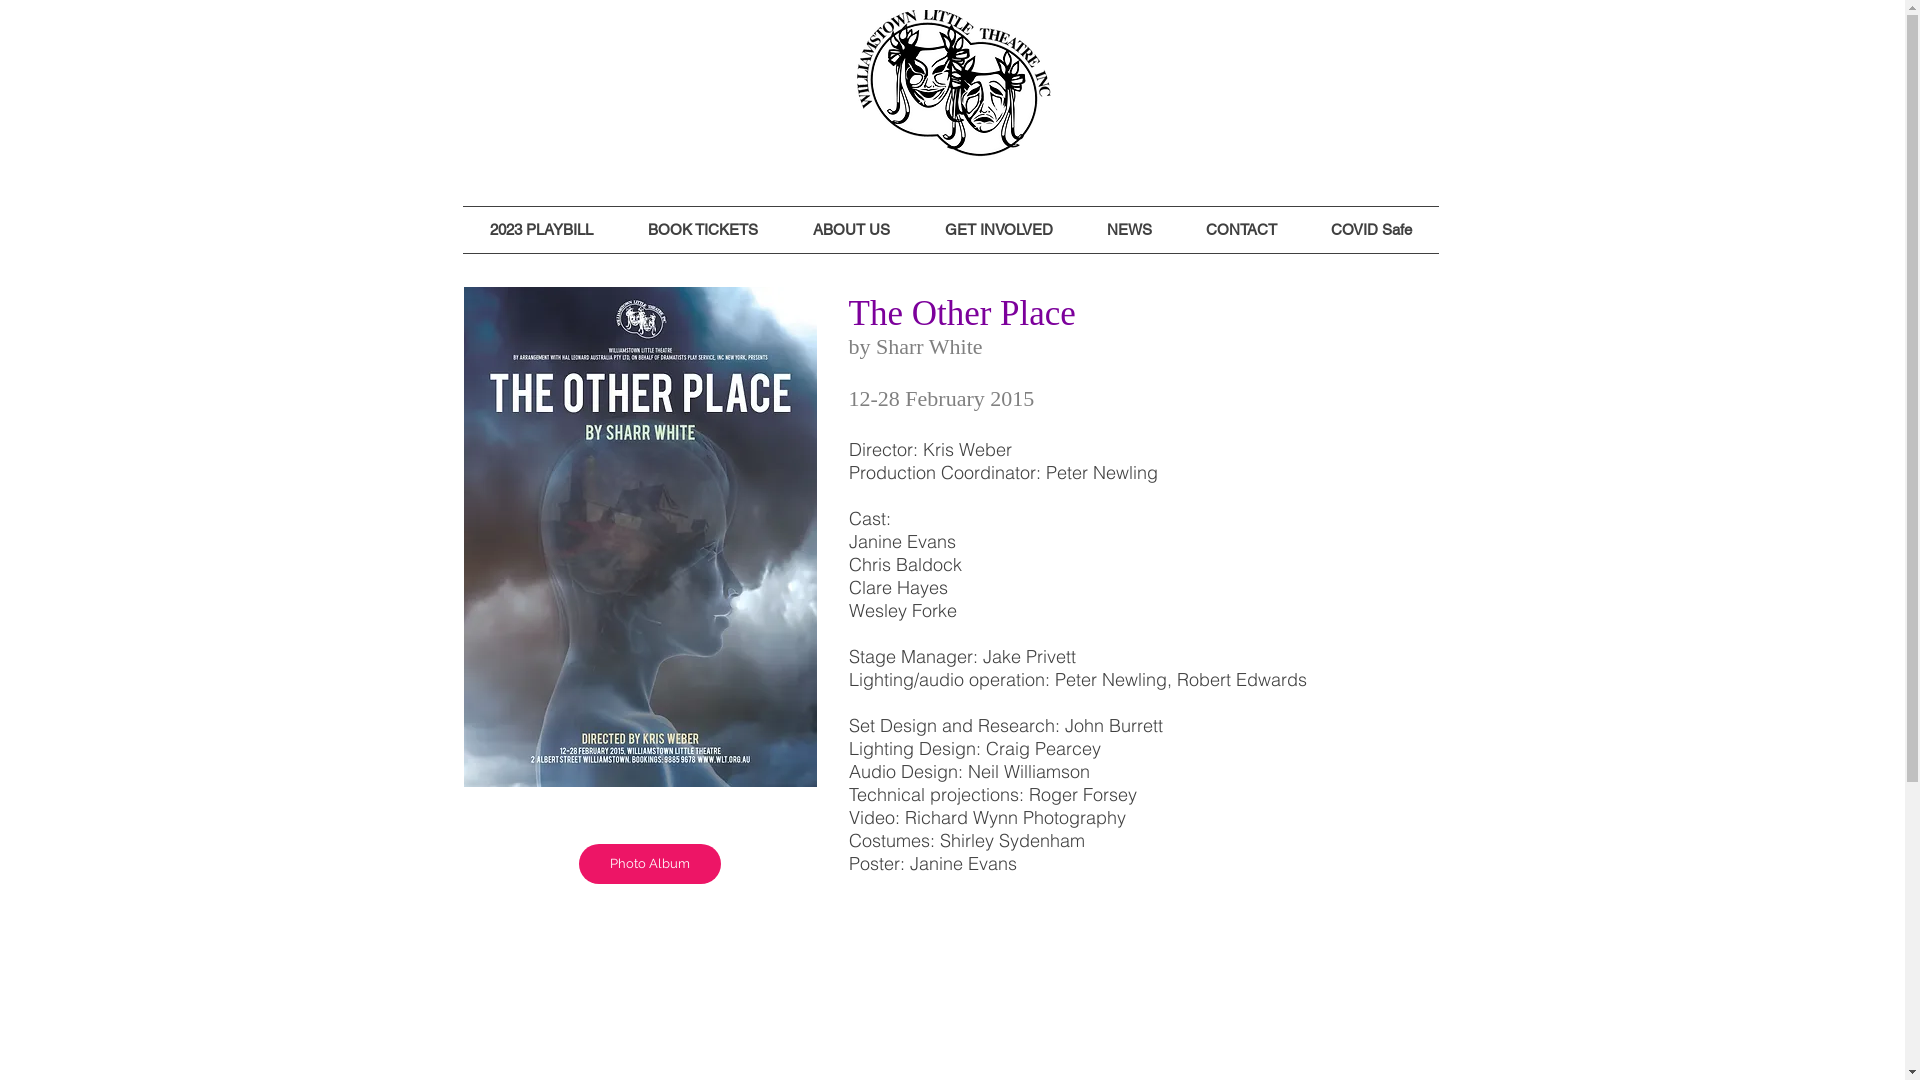 This screenshot has width=1920, height=1080. I want to click on 'ABOUT US', so click(785, 229).